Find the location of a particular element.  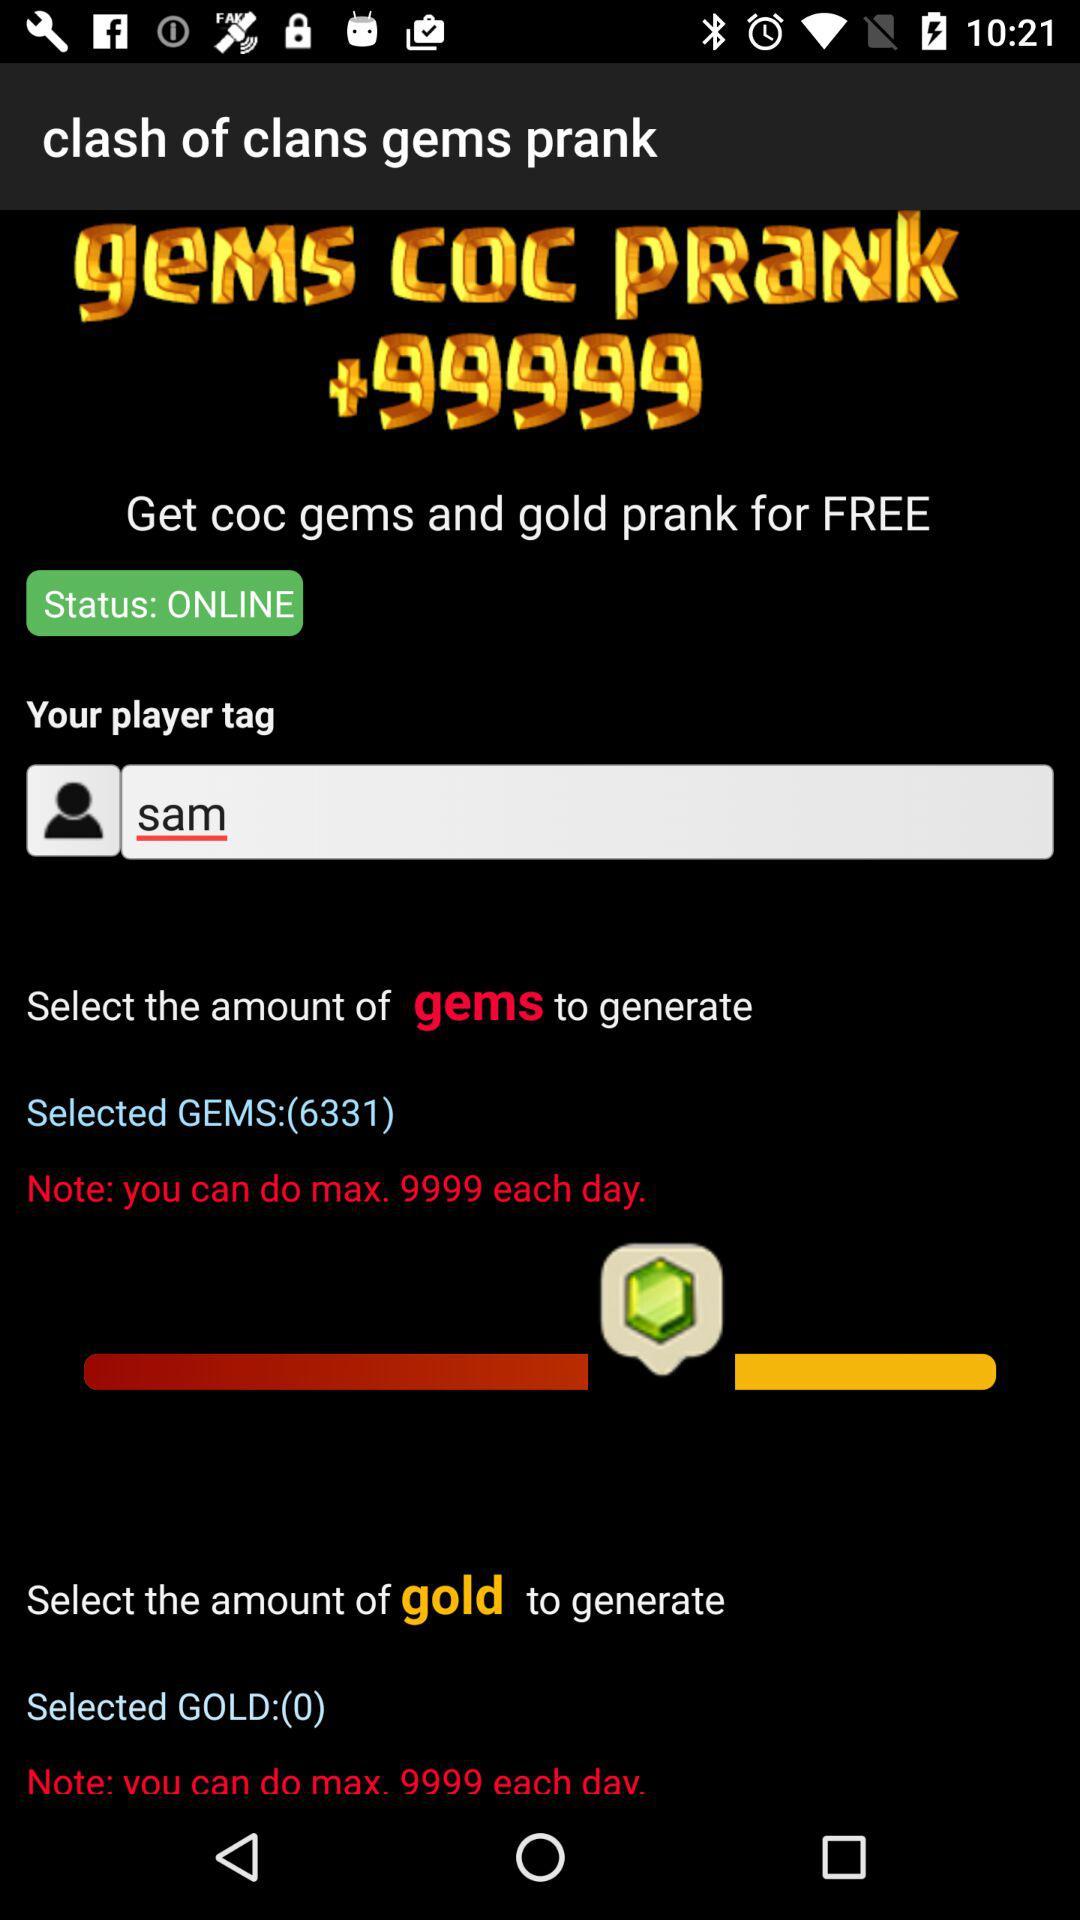

icon below the your player tag icon is located at coordinates (586, 811).